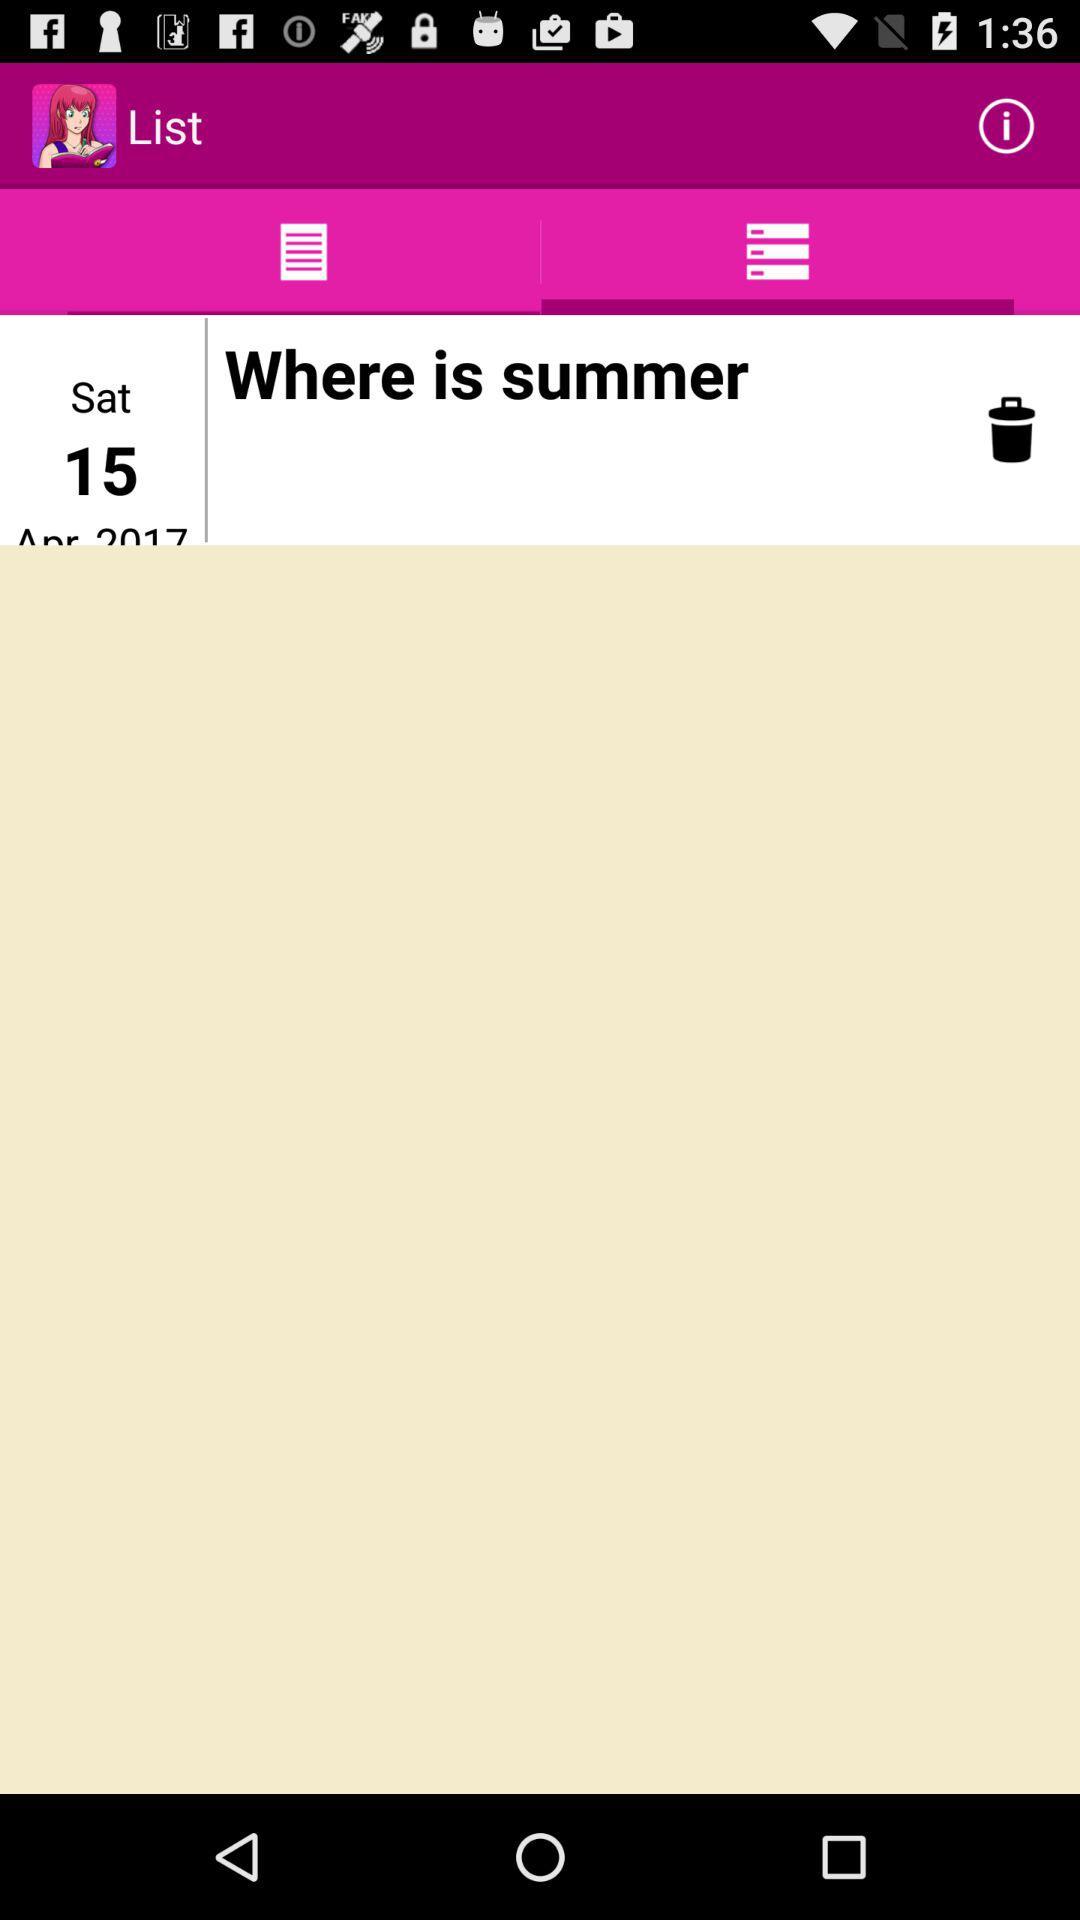  What do you see at coordinates (100, 468) in the screenshot?
I see `item below the sat app` at bounding box center [100, 468].